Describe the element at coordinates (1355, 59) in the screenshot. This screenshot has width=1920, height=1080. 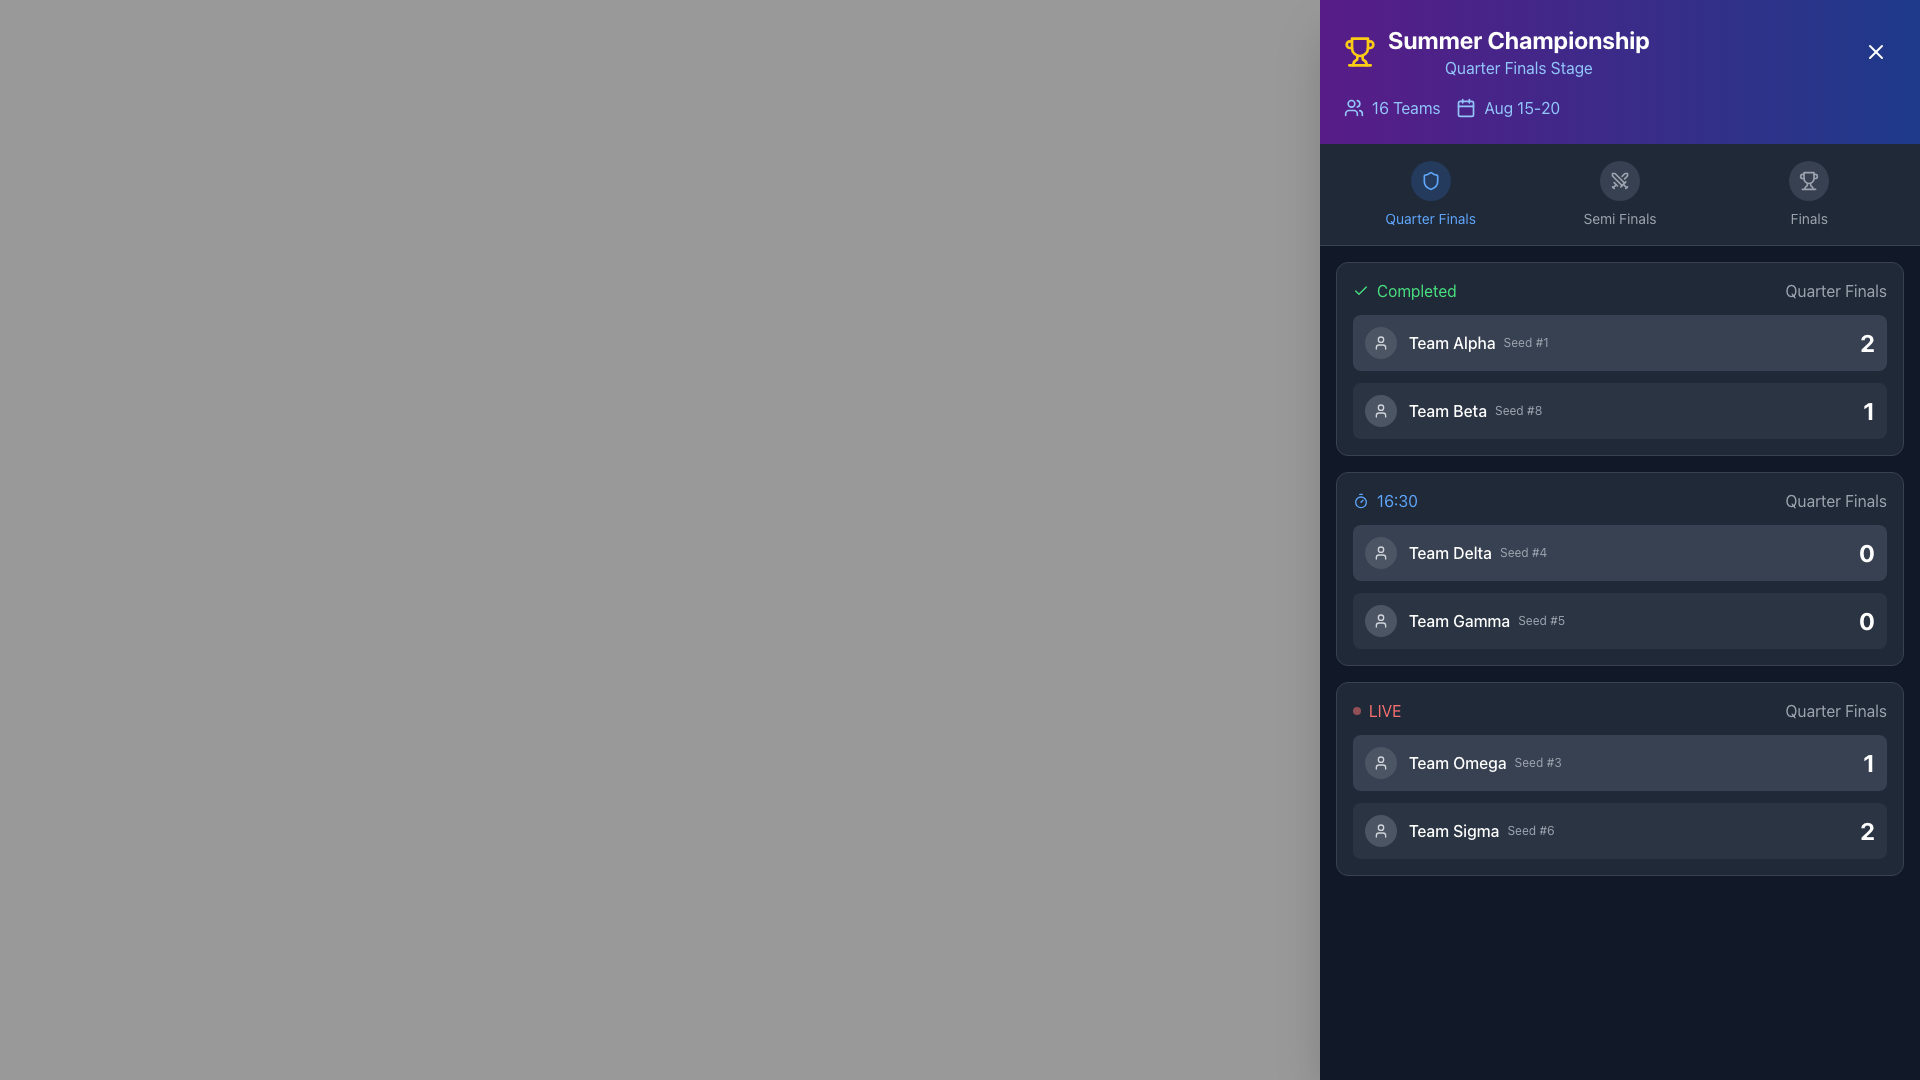
I see `the left handle of the trophy icon, which is a curved line in the SVG graphic, located at the top-left side of the interface` at that location.